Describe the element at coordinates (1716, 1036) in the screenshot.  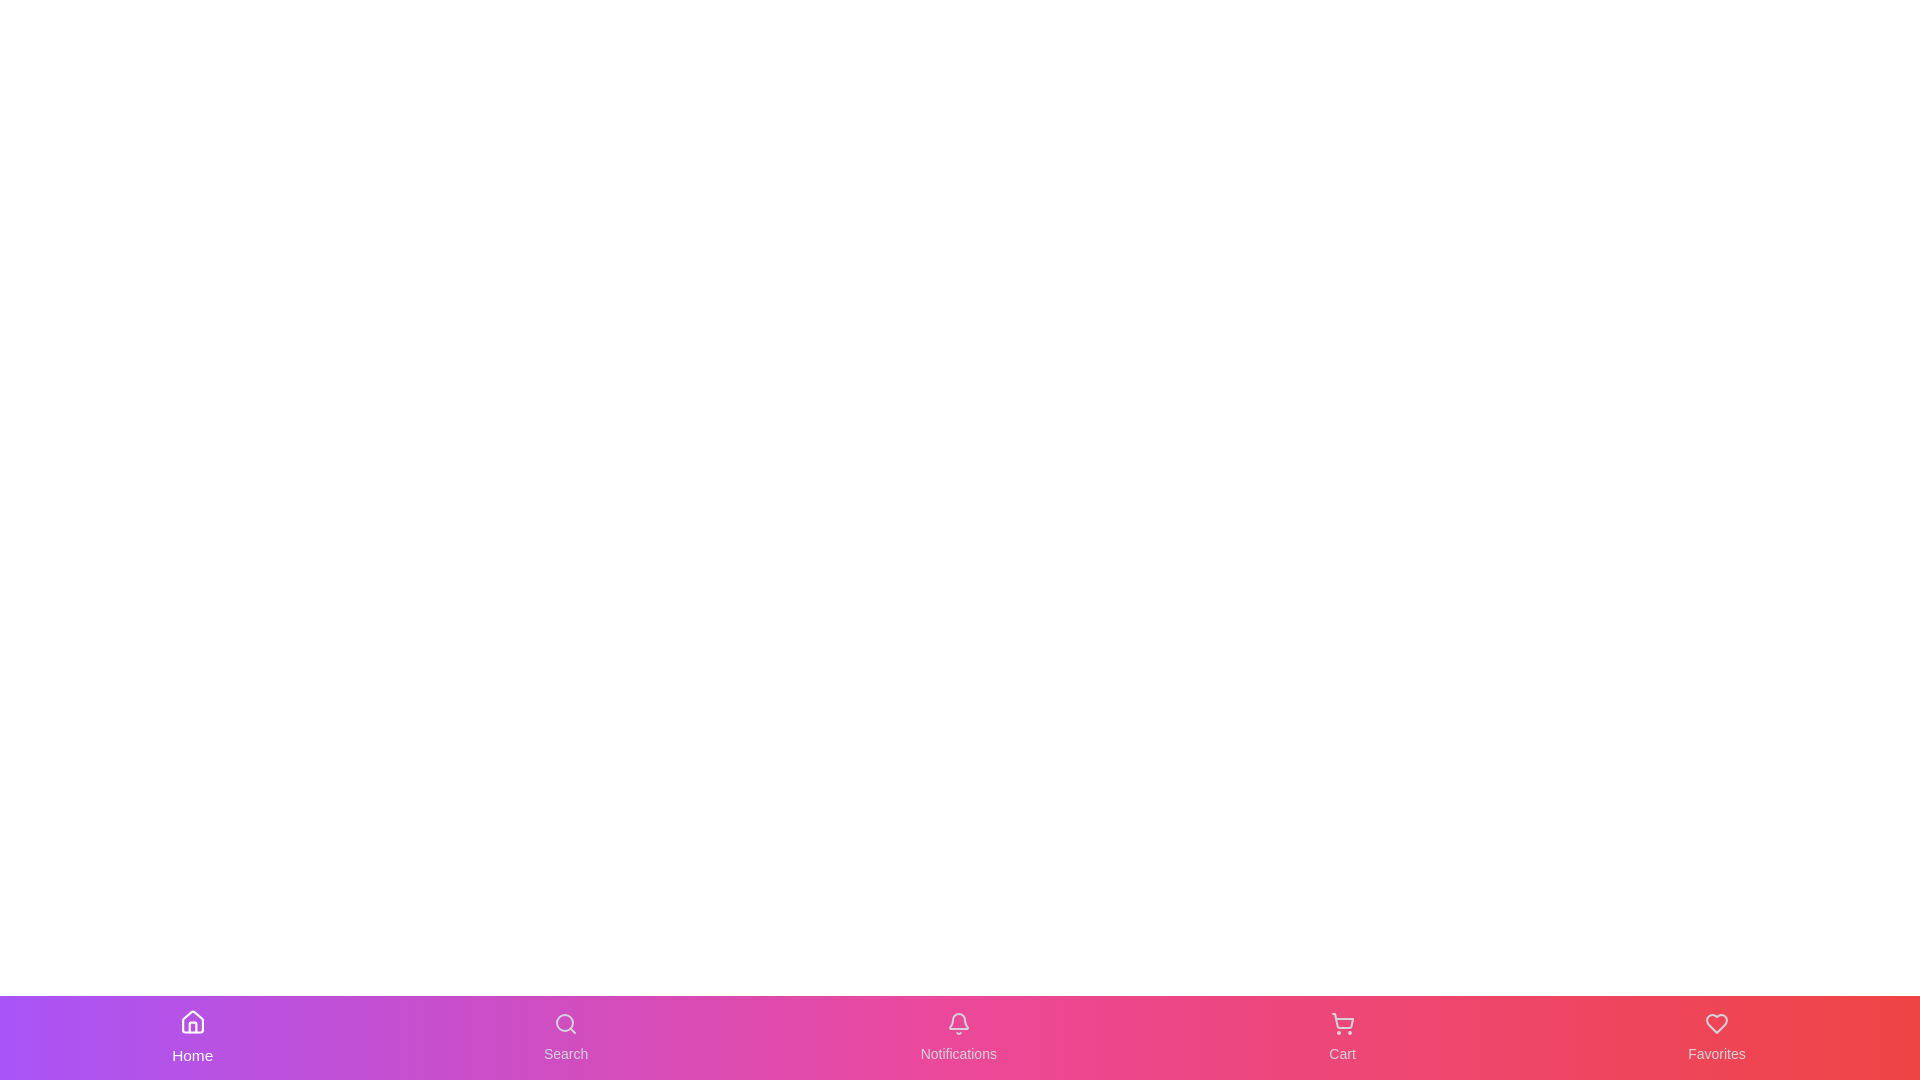
I see `the Favorites button in the navigation bar` at that location.